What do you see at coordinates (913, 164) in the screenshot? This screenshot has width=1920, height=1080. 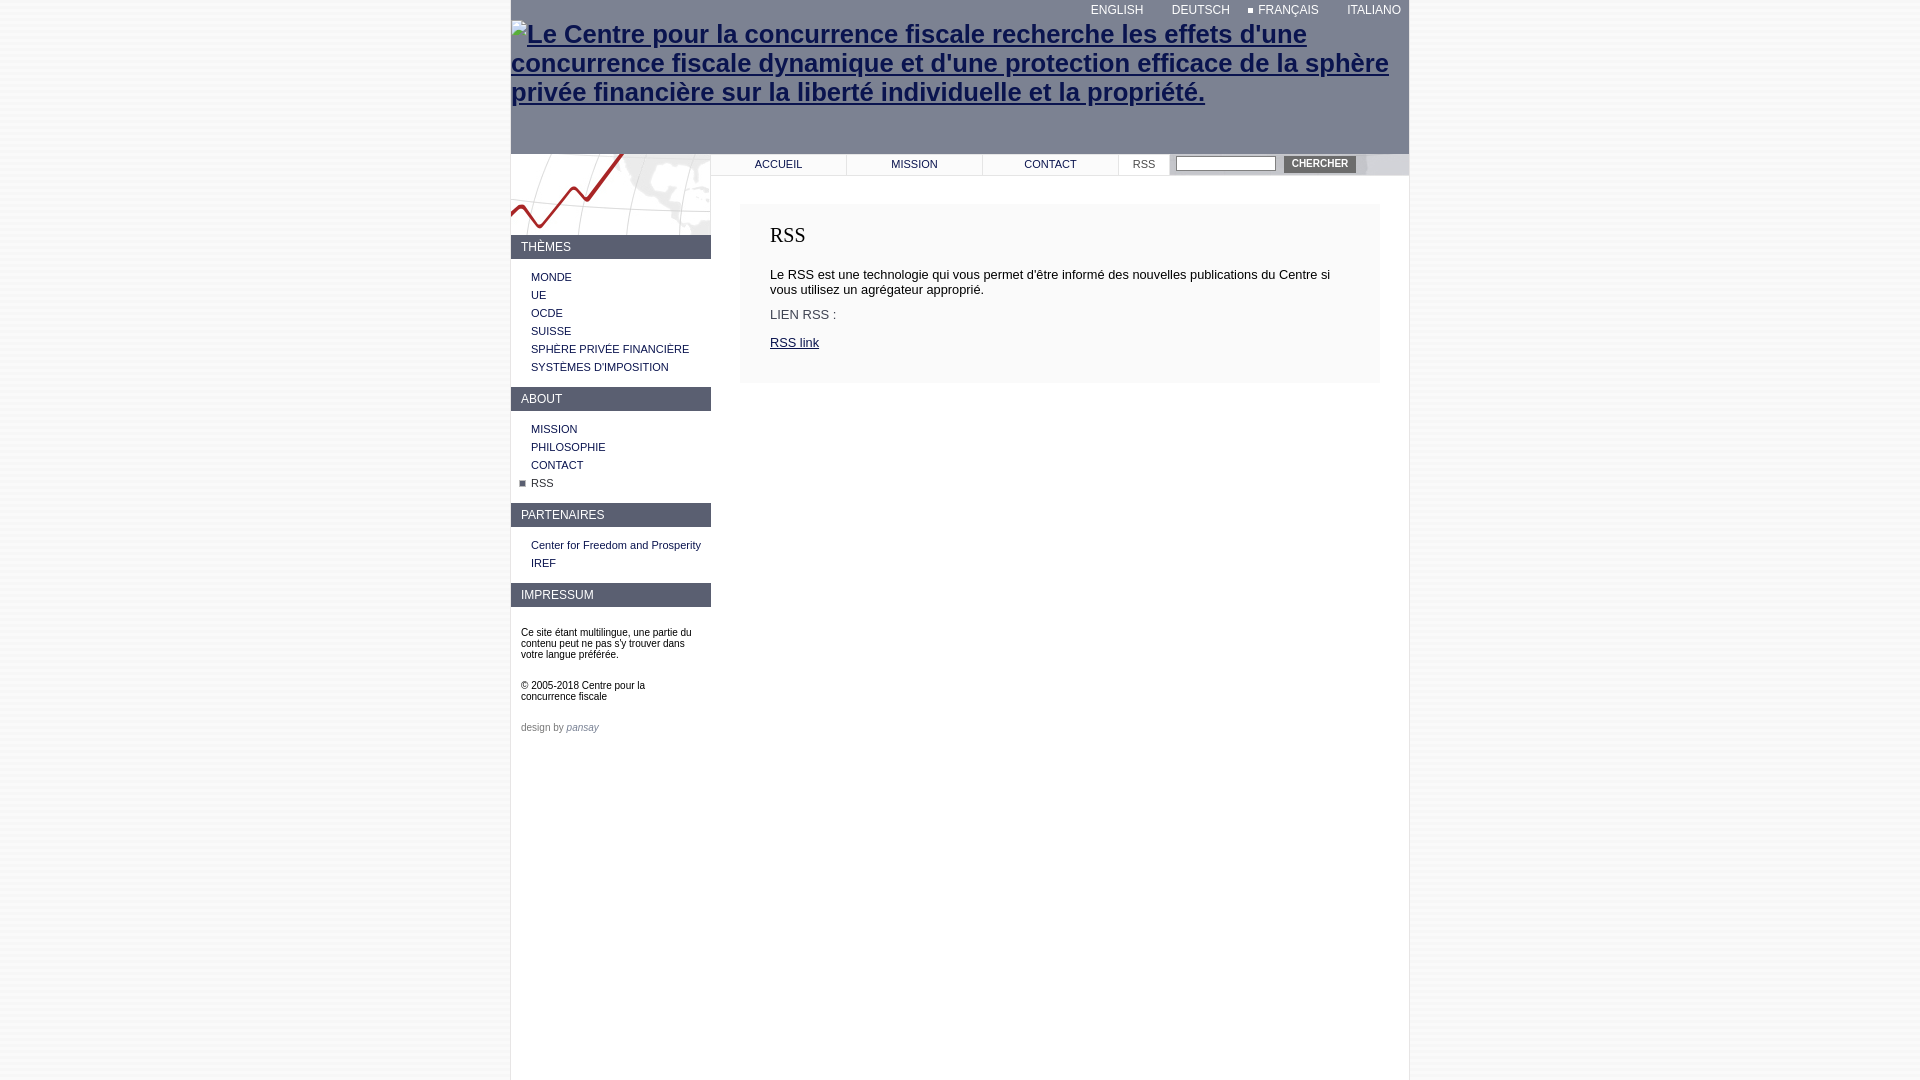 I see `'MISSION'` at bounding box center [913, 164].